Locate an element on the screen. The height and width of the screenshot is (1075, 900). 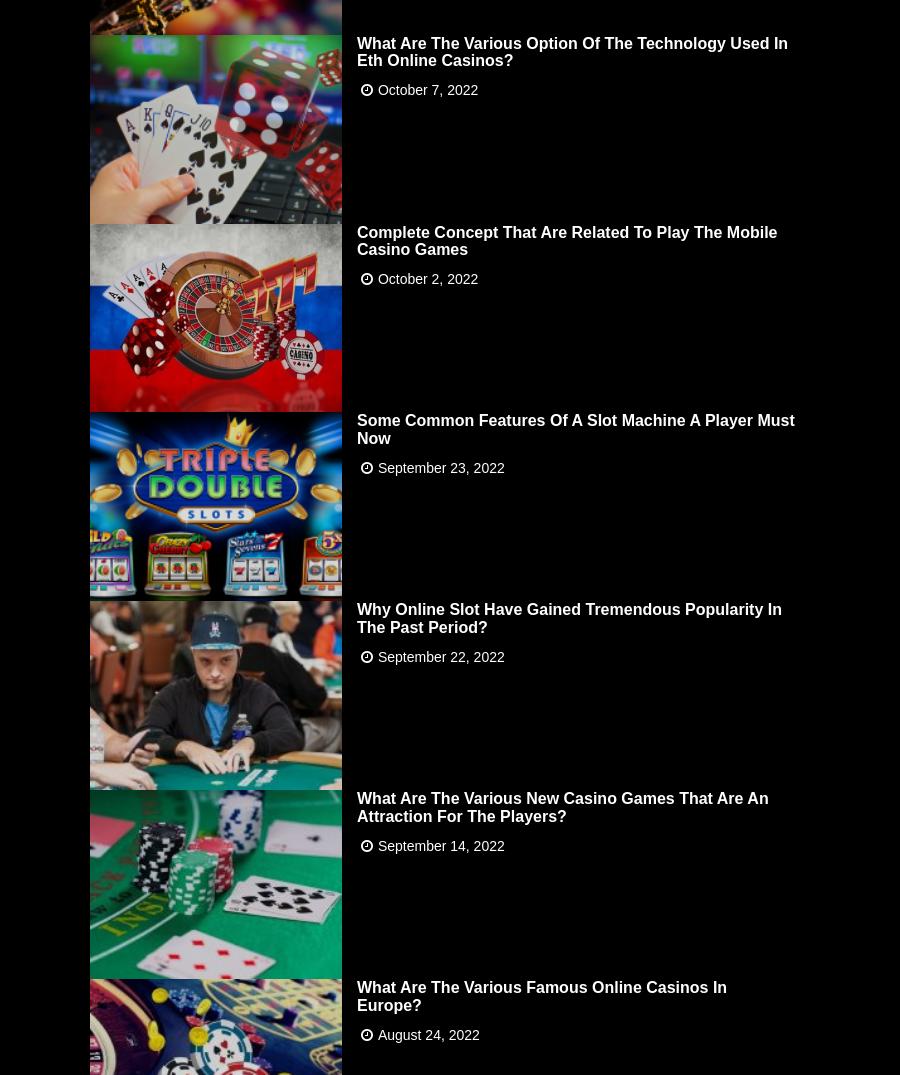
'What Are The Various Famous Online Casinos In Europe?' is located at coordinates (540, 994).